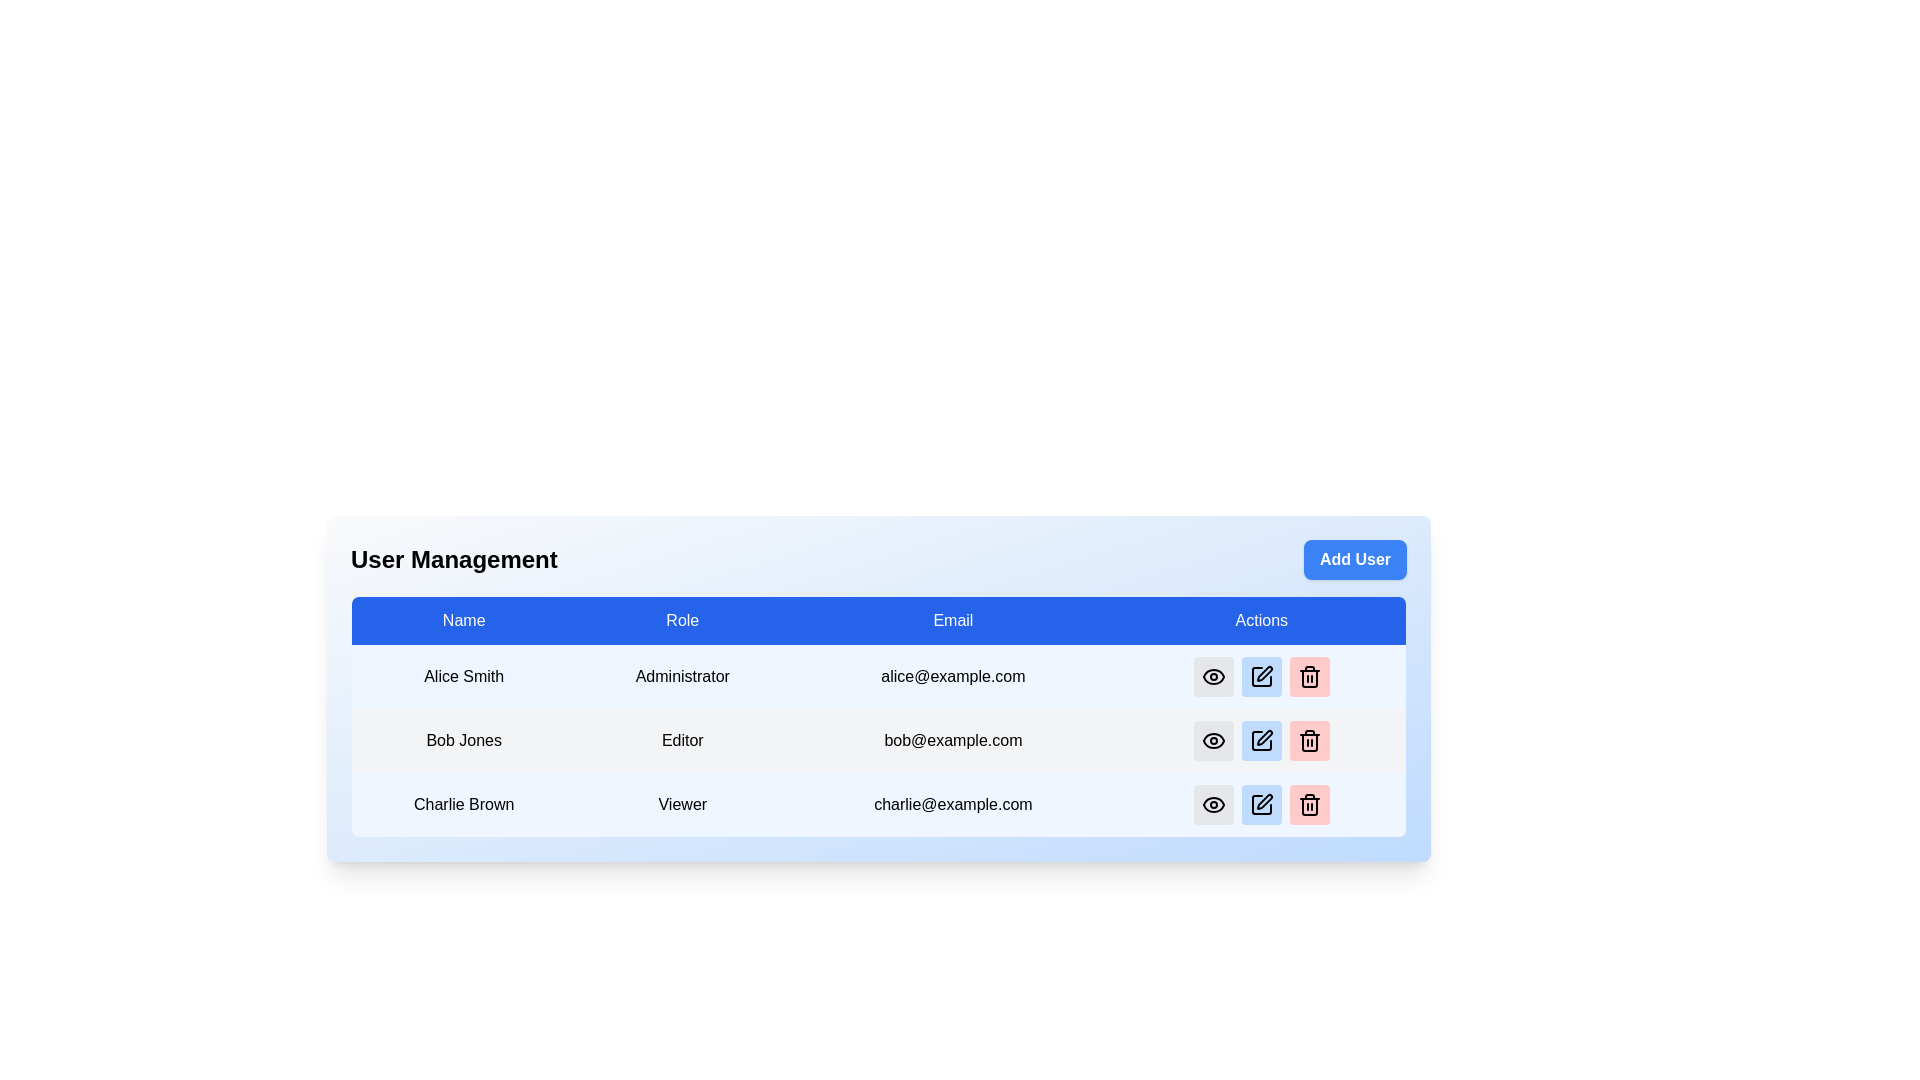 This screenshot has height=1080, width=1920. Describe the element at coordinates (1212, 740) in the screenshot. I see `the eye icon button located in the second row of the table under the 'Actions' column` at that location.